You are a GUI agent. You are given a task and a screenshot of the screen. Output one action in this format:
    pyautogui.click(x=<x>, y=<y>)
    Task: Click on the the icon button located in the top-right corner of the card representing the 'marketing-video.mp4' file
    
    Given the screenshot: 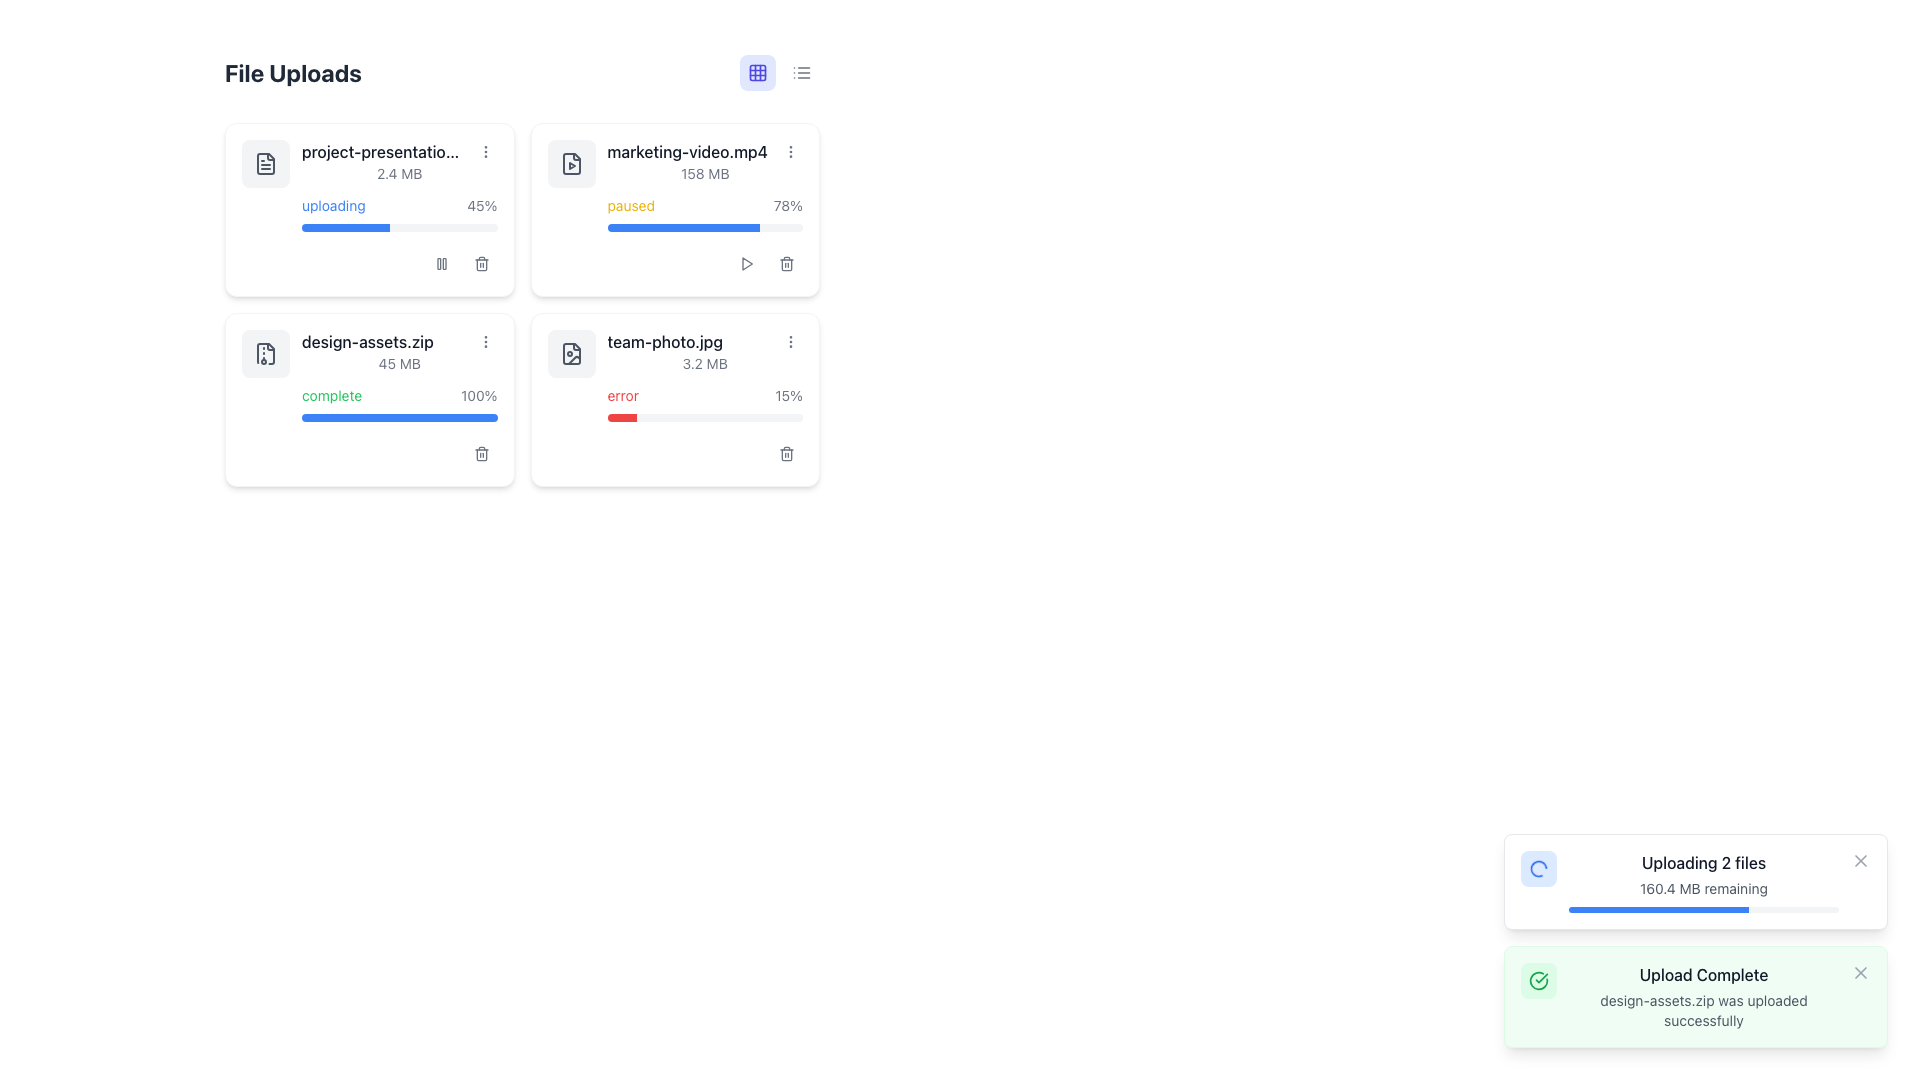 What is the action you would take?
    pyautogui.click(x=790, y=150)
    